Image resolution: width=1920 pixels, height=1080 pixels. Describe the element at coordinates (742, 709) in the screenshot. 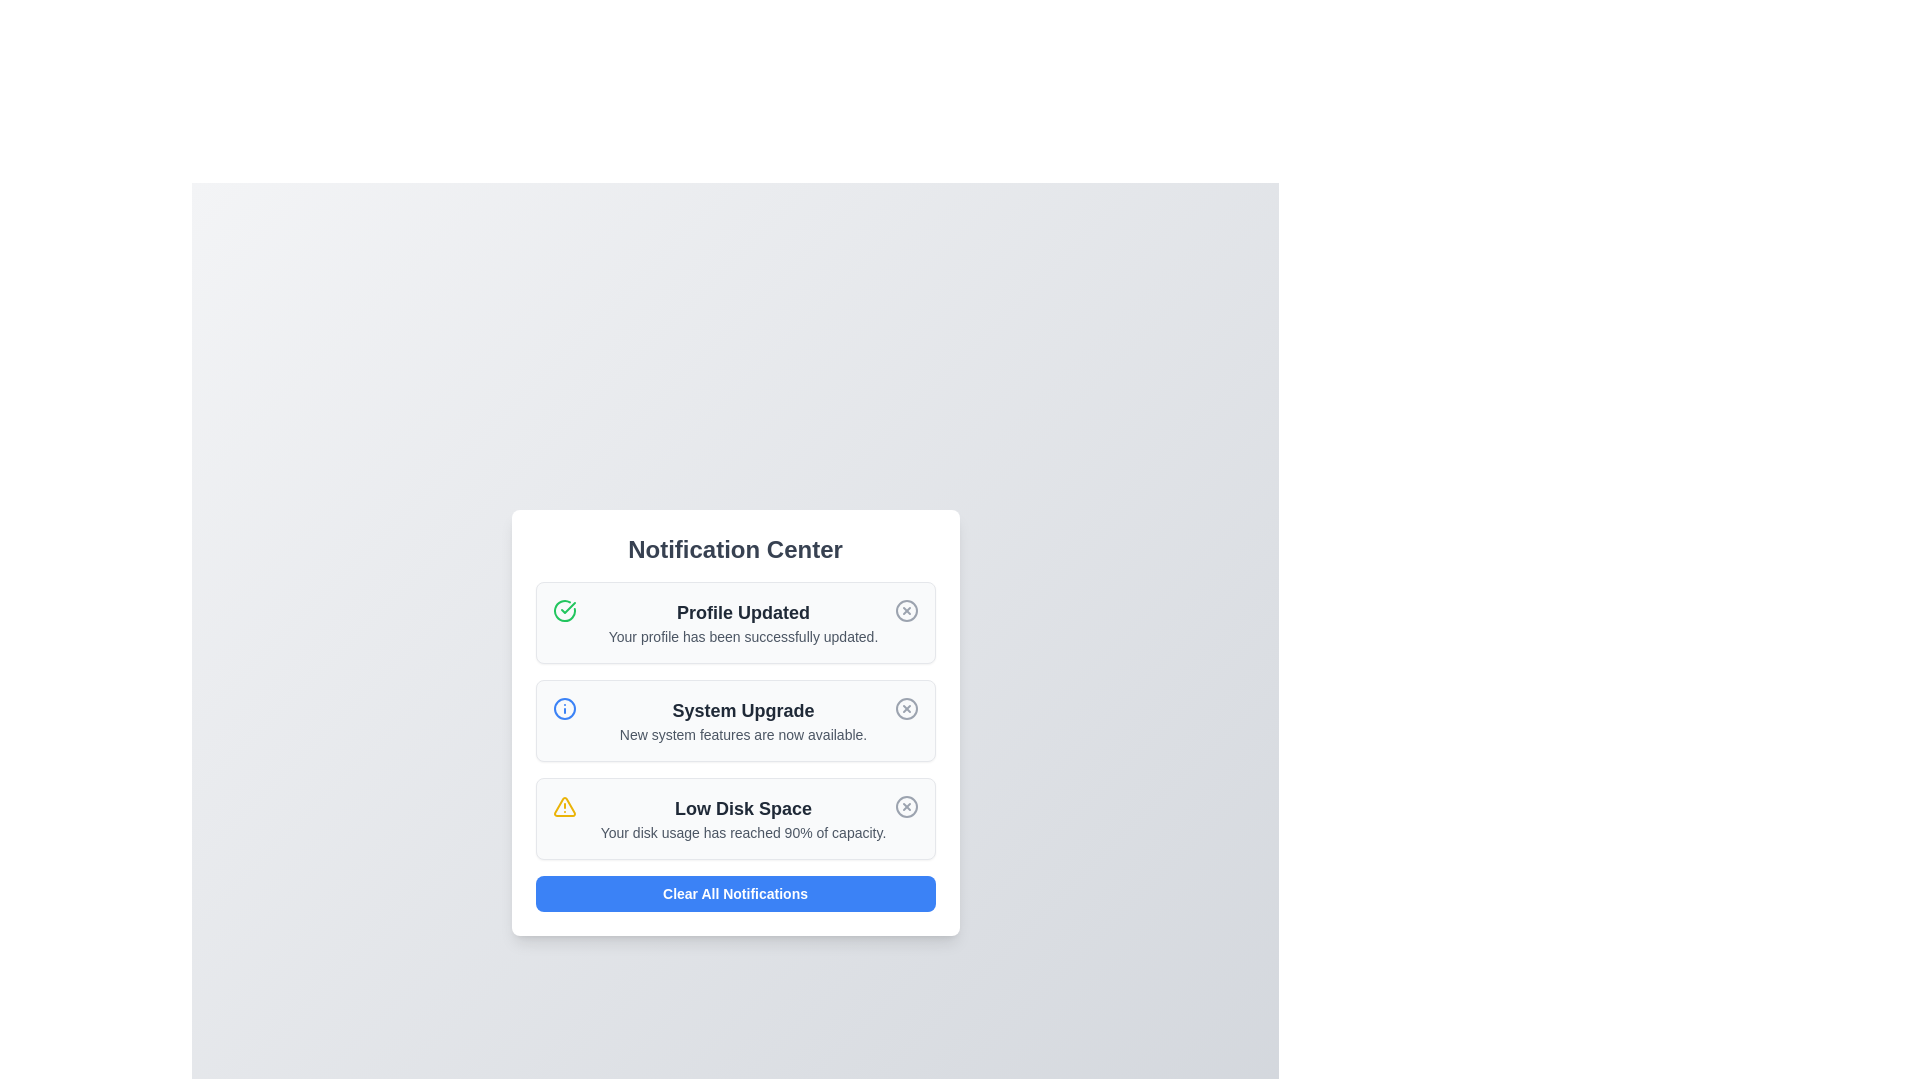

I see `the bold, large dark gray text reading 'System Upgrade' in the Notification Center, which is the title of the second notification` at that location.